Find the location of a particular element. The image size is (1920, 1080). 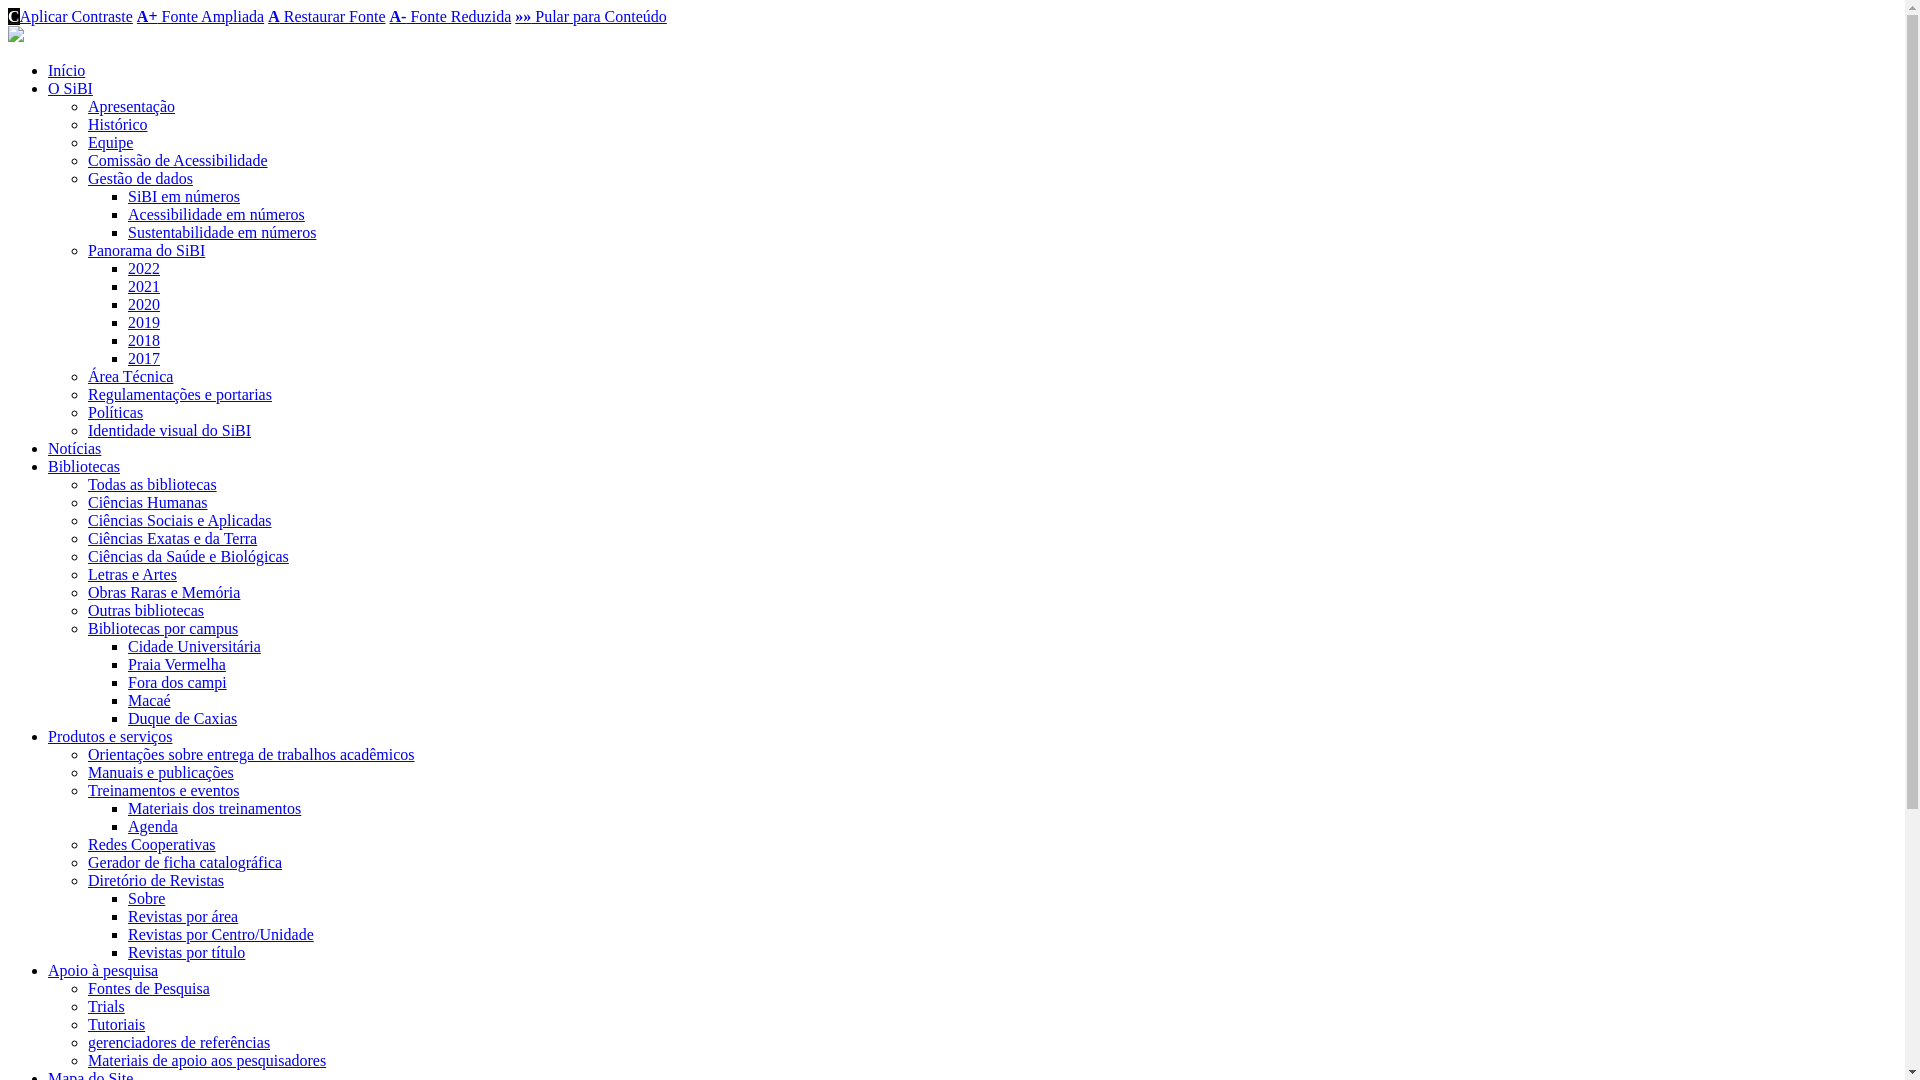

'Fora dos campi' is located at coordinates (177, 681).